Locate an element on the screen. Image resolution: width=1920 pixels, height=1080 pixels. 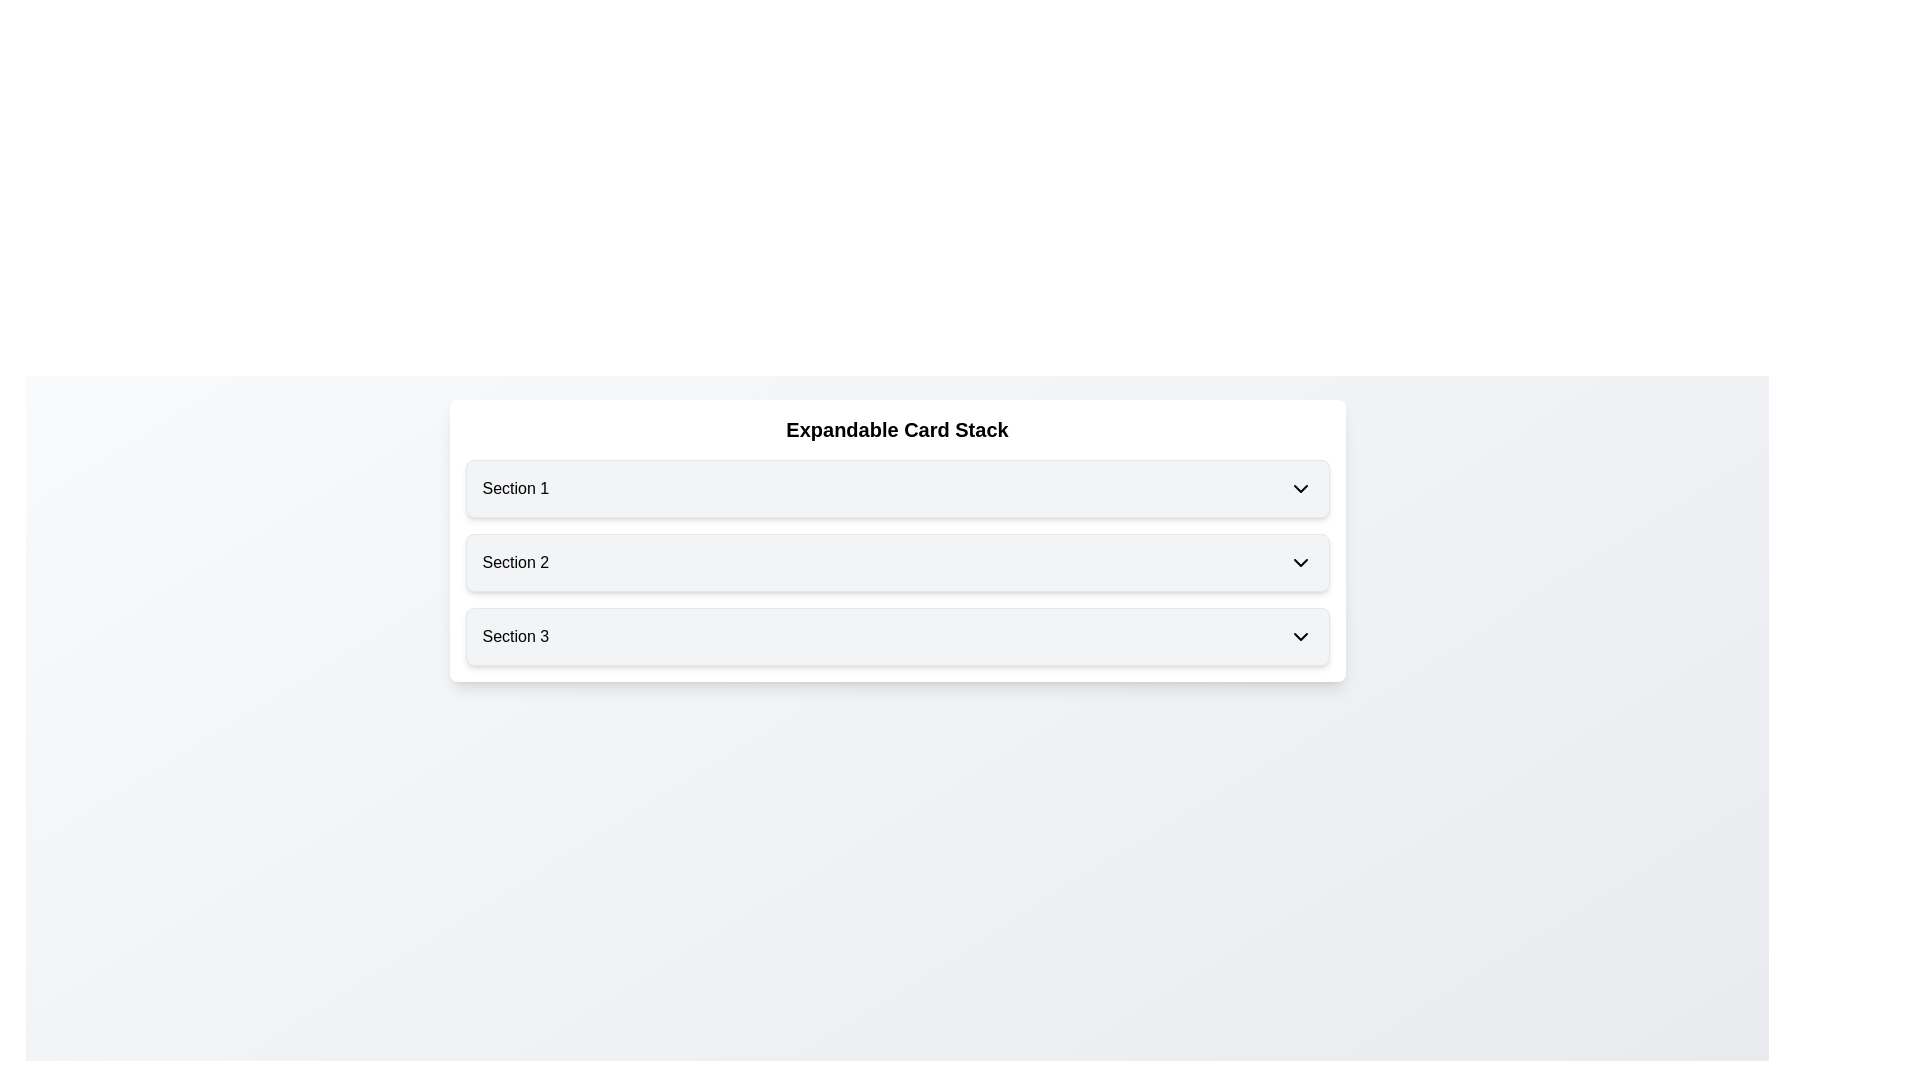
the static text label indicating the title of the third section in the card stack, which is non-interactive and located on the left side of the bottommost button in a vertically stacked list of sections is located at coordinates (515, 636).